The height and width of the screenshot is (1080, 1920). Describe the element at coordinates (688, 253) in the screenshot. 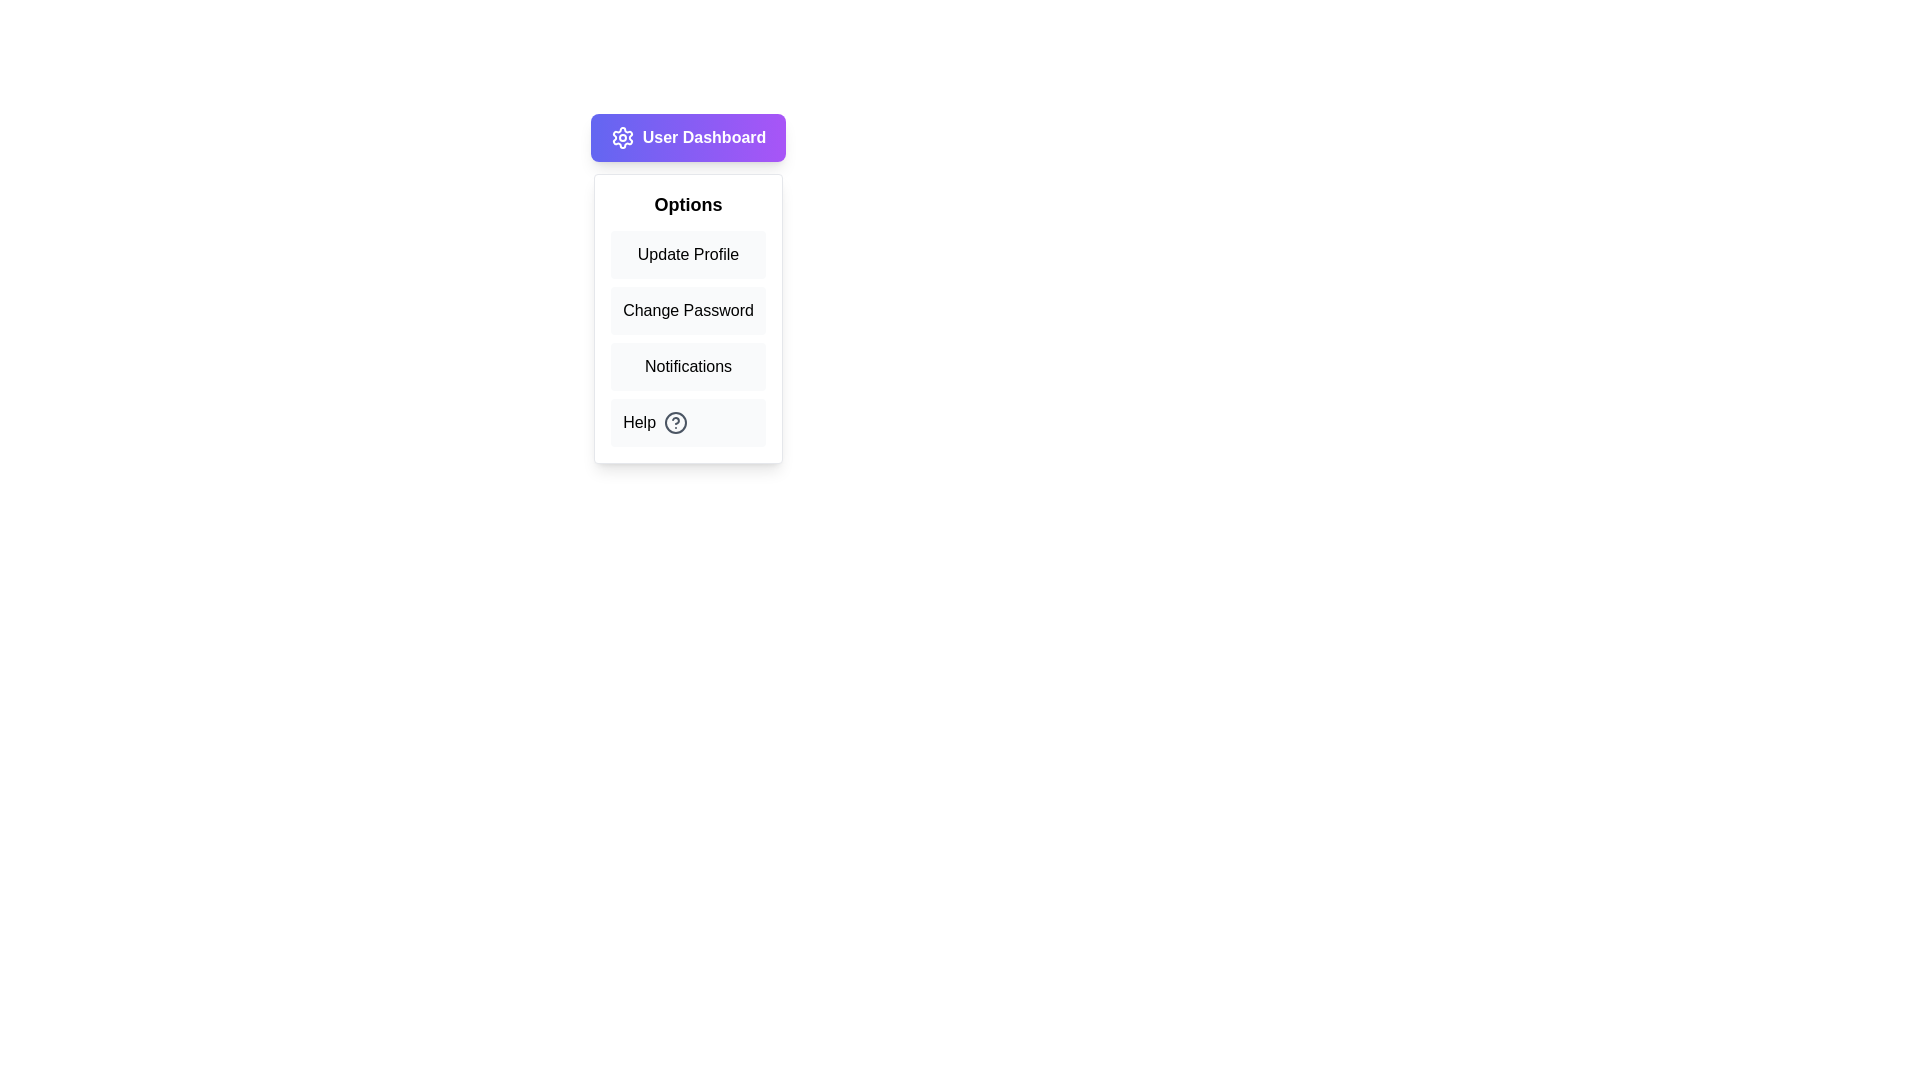

I see `the menu option Update Profile from the User Dashboard Menu` at that location.